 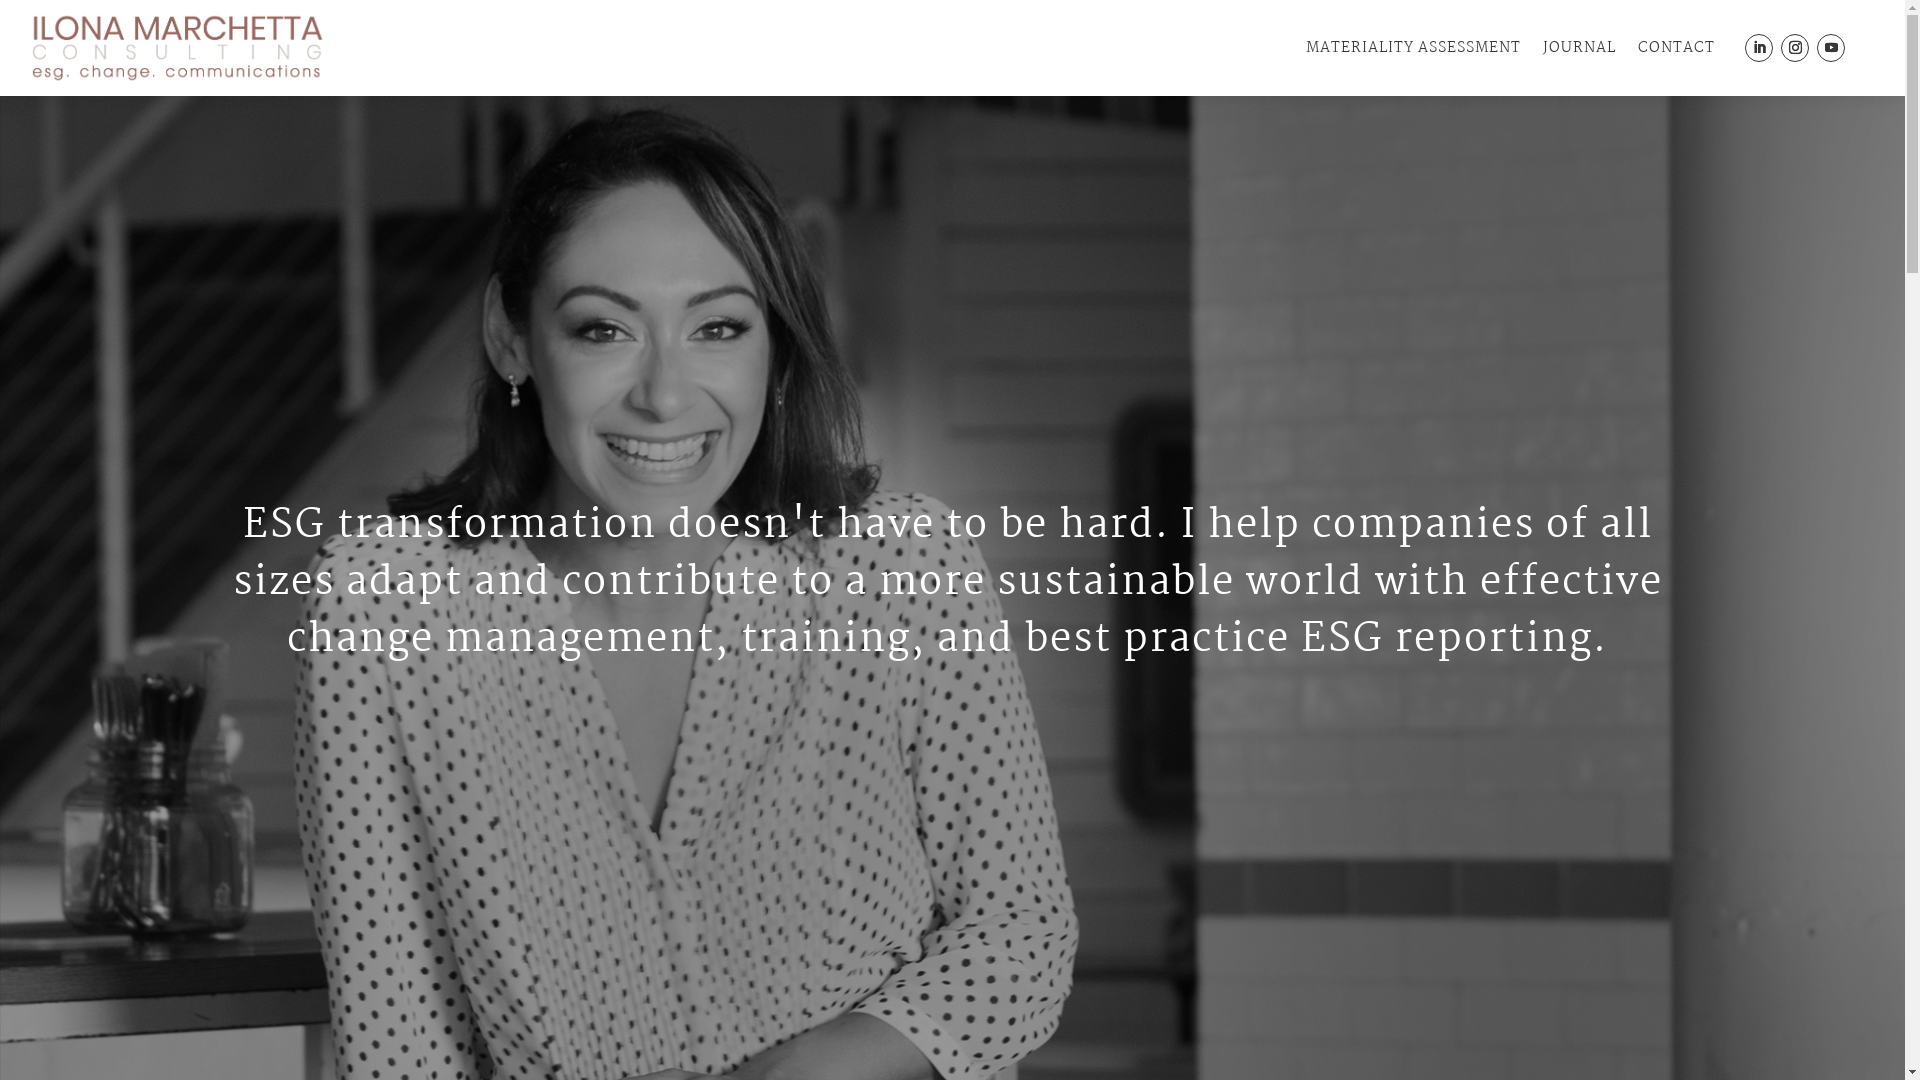 I want to click on 'MATERIALITY ASSESSMENT', so click(x=1412, y=46).